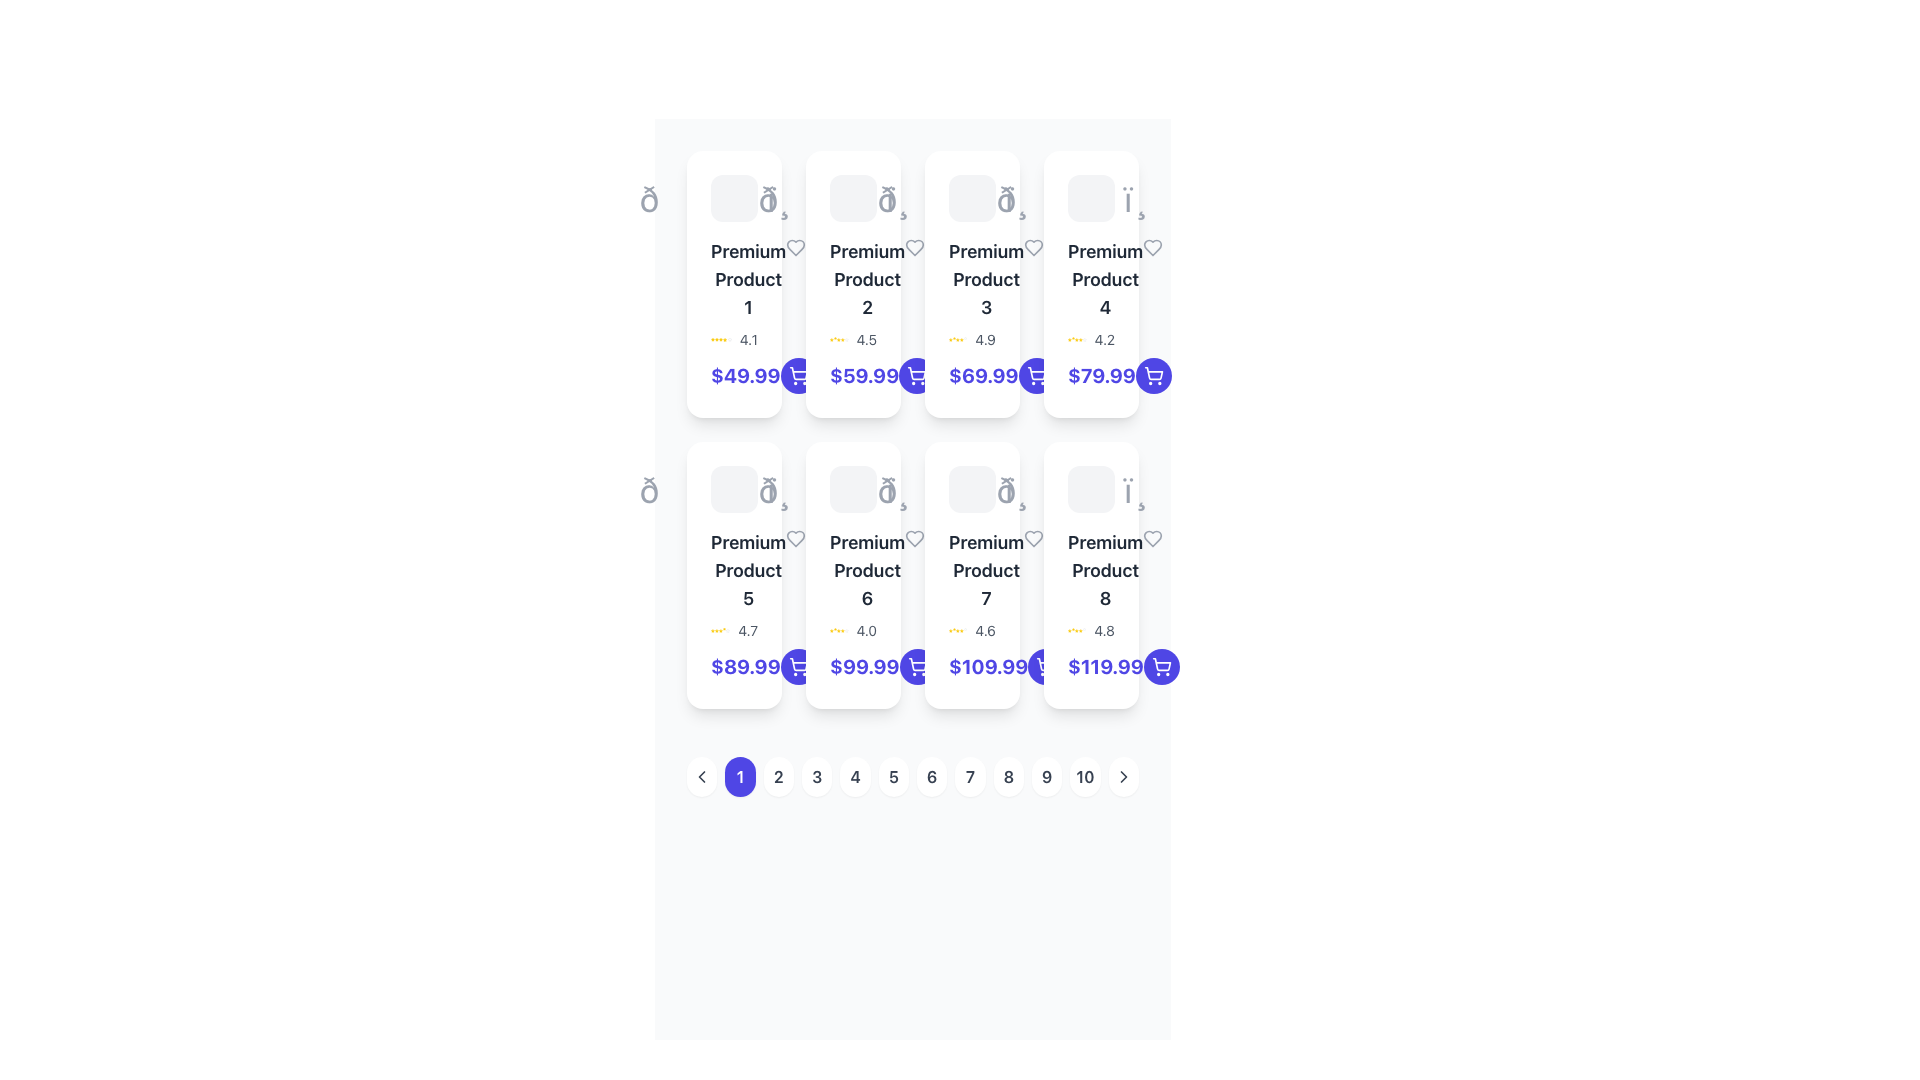  What do you see at coordinates (733, 575) in the screenshot?
I see `the Product card, which is the fifth item in a grid layout displaying product information` at bounding box center [733, 575].